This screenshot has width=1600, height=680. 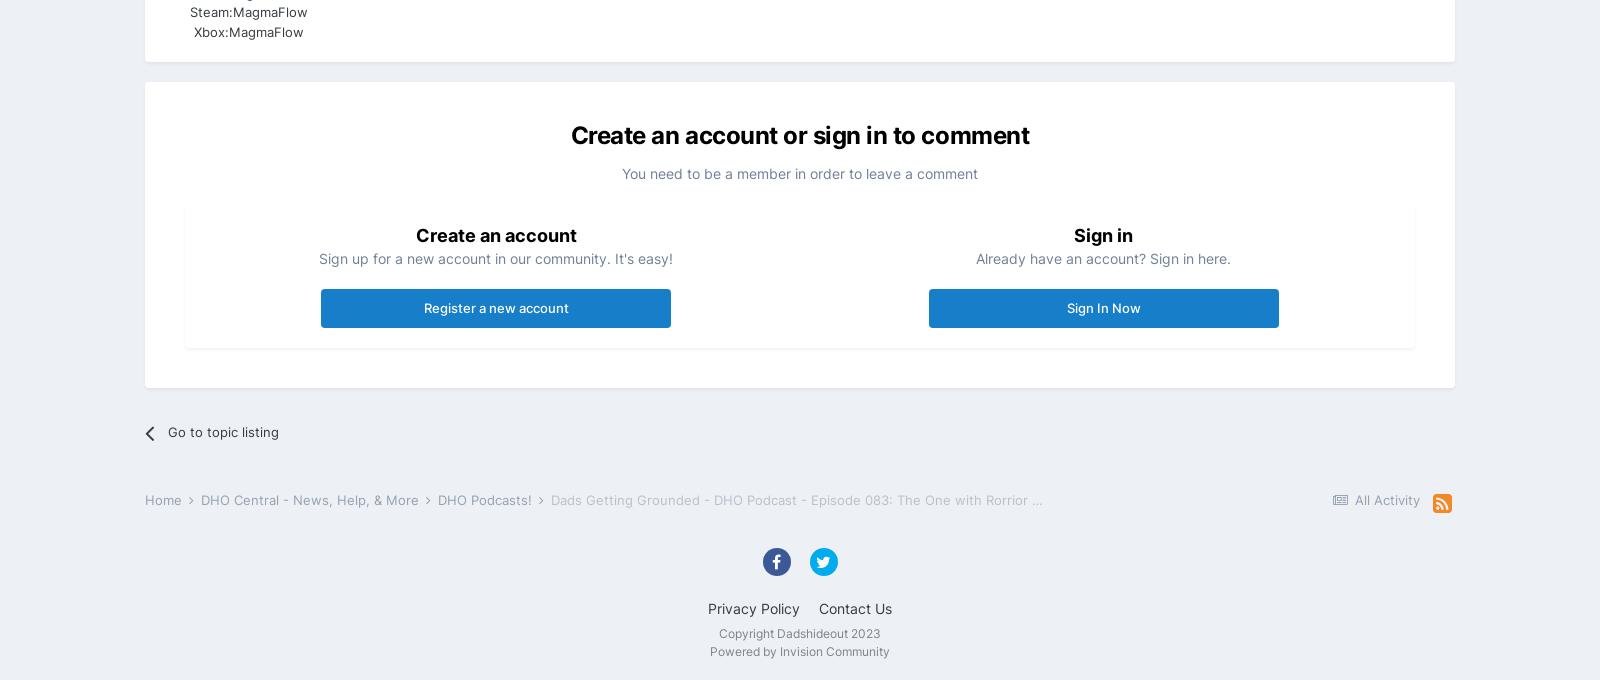 I want to click on 'Create an account or sign in to comment', so click(x=569, y=135).